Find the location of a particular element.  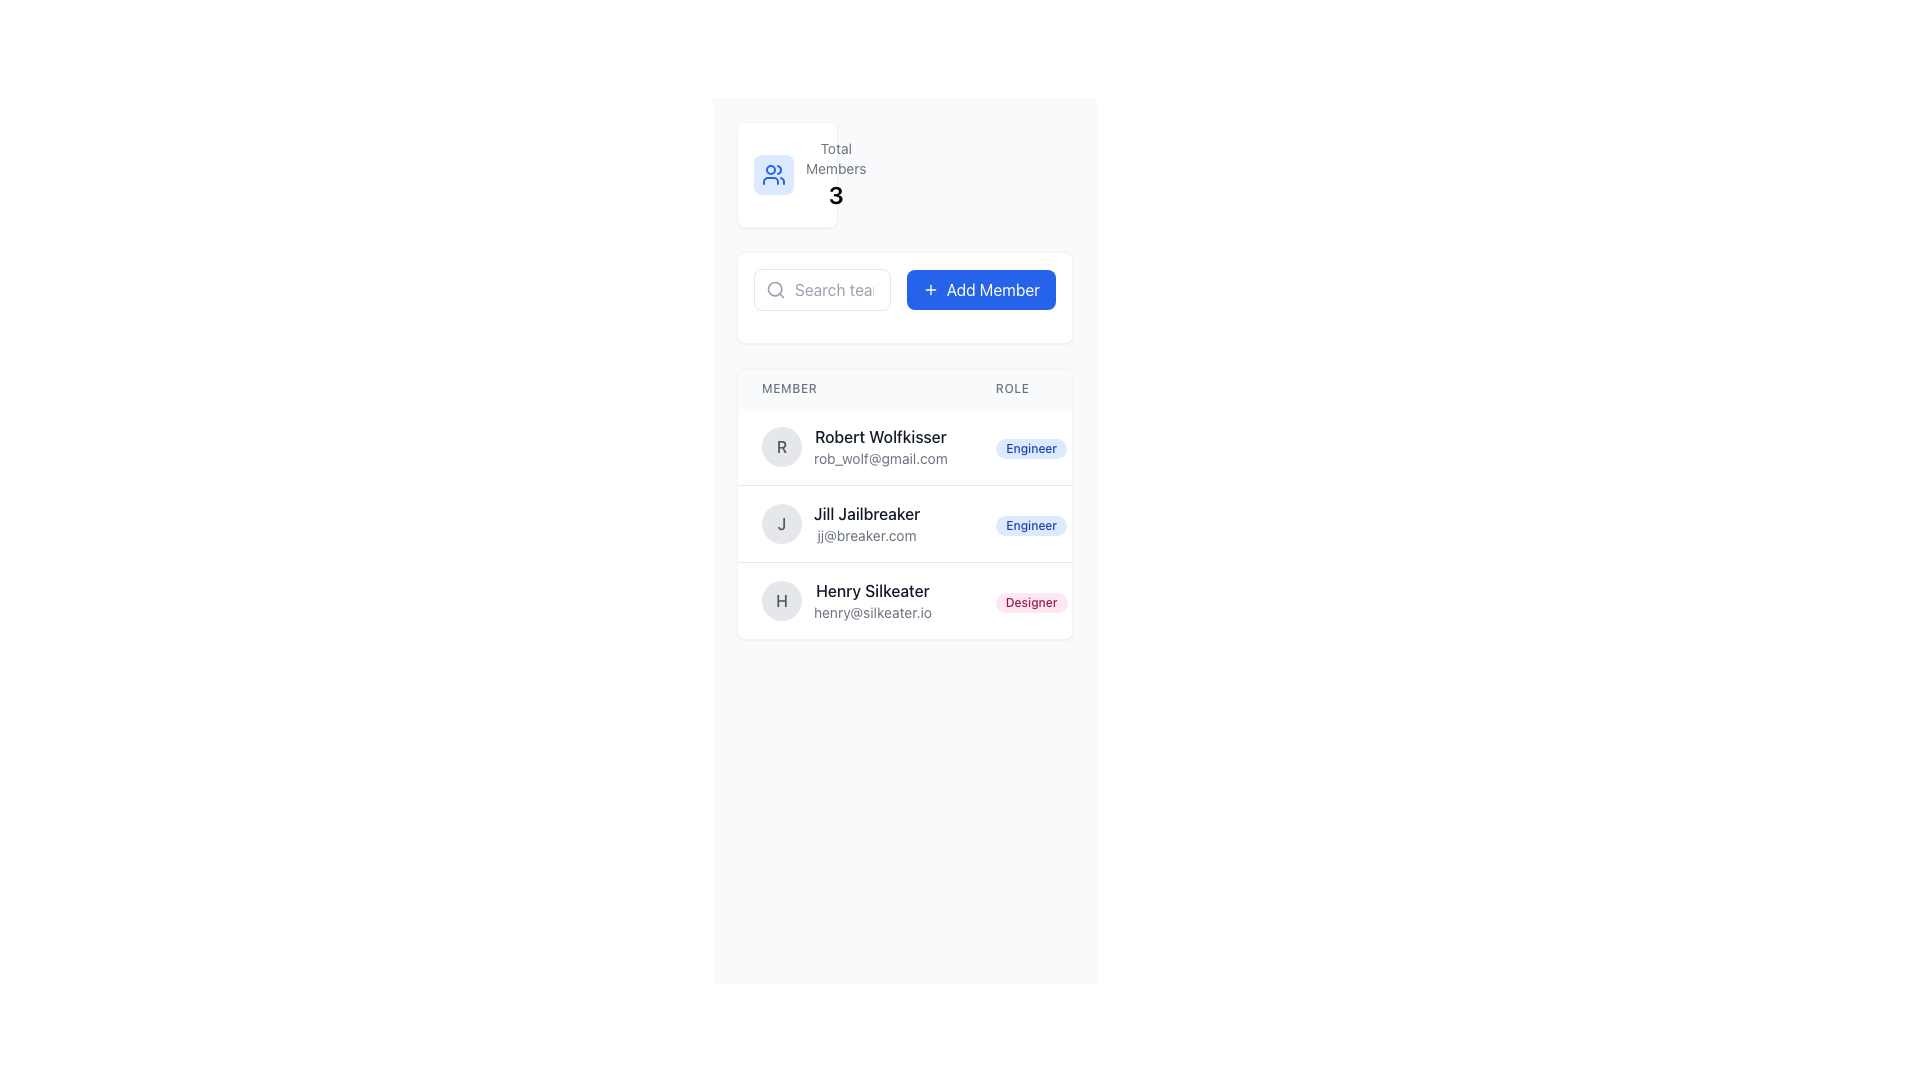

the Text display component that identifies a user by their name and email address, located in the first row of the members list adjacent to the 'Engineer' tag is located at coordinates (880, 446).